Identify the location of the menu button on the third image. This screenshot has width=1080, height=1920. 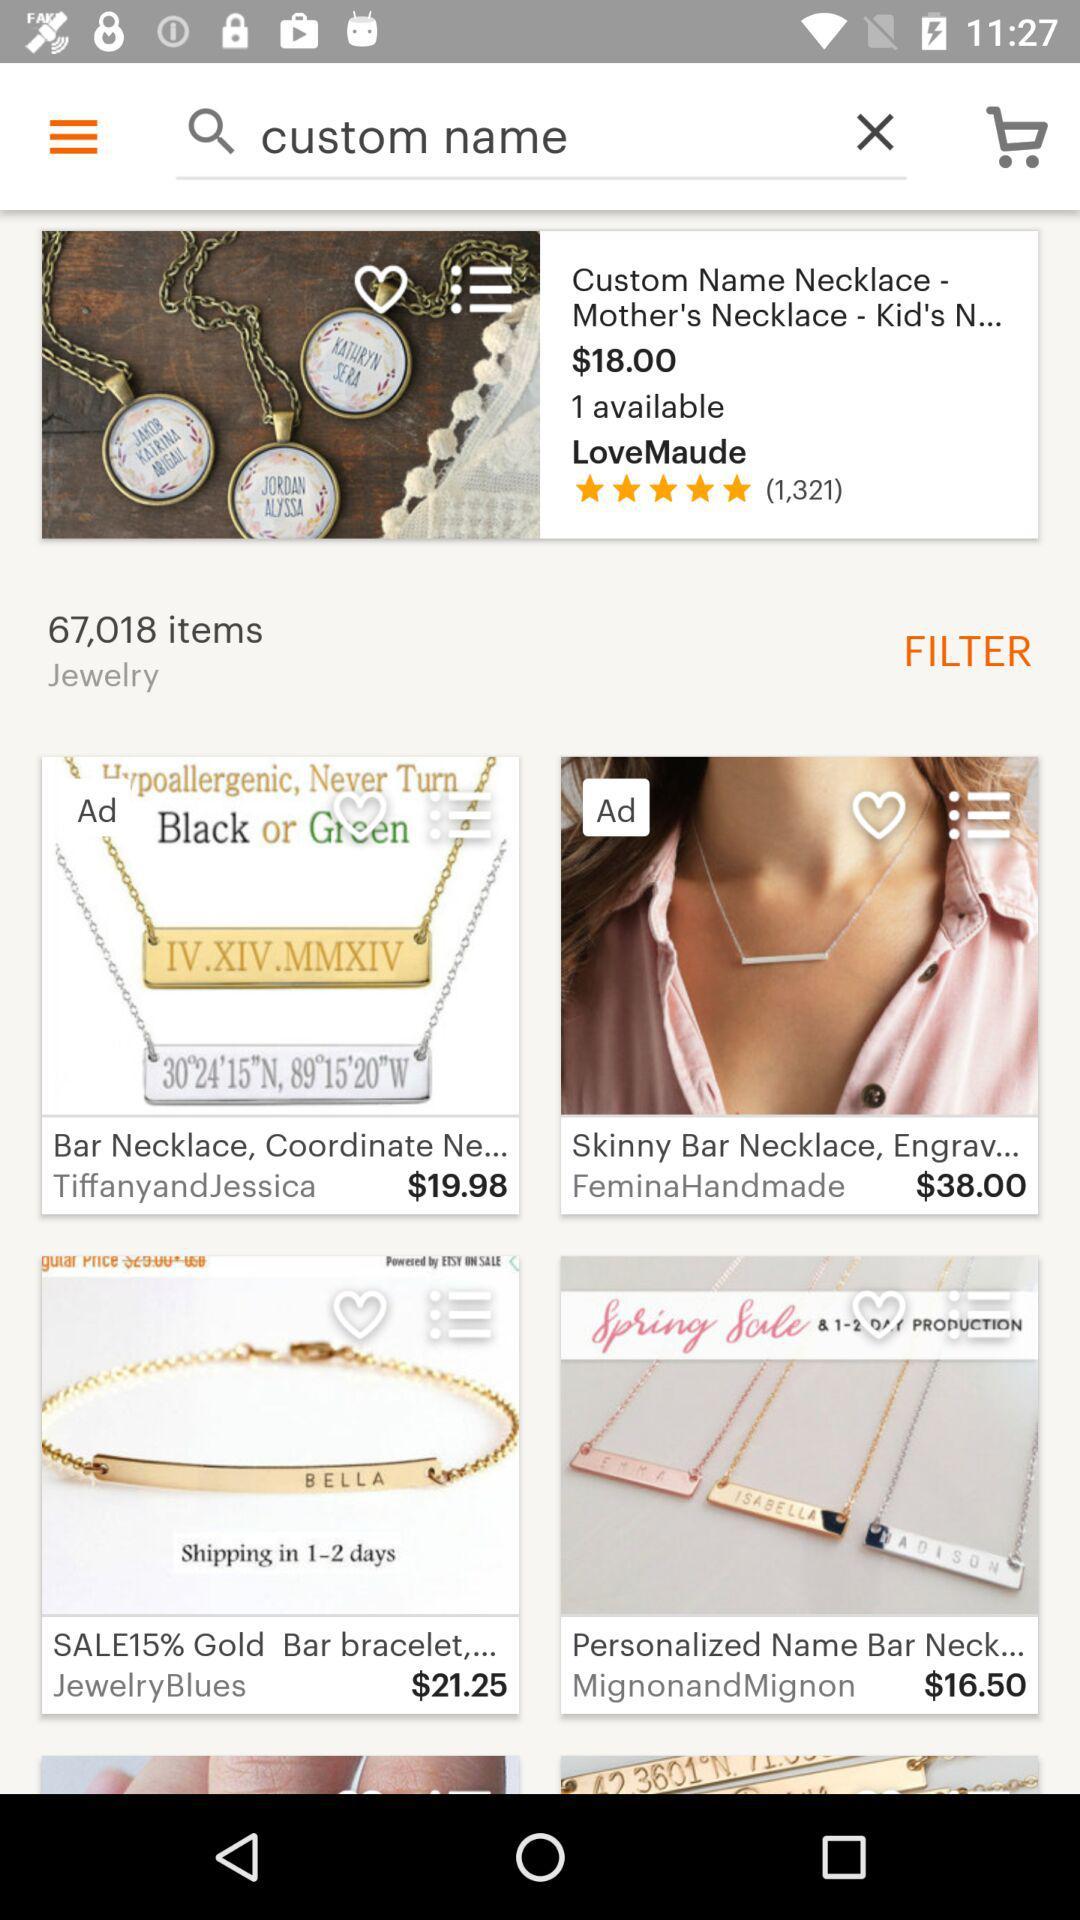
(978, 815).